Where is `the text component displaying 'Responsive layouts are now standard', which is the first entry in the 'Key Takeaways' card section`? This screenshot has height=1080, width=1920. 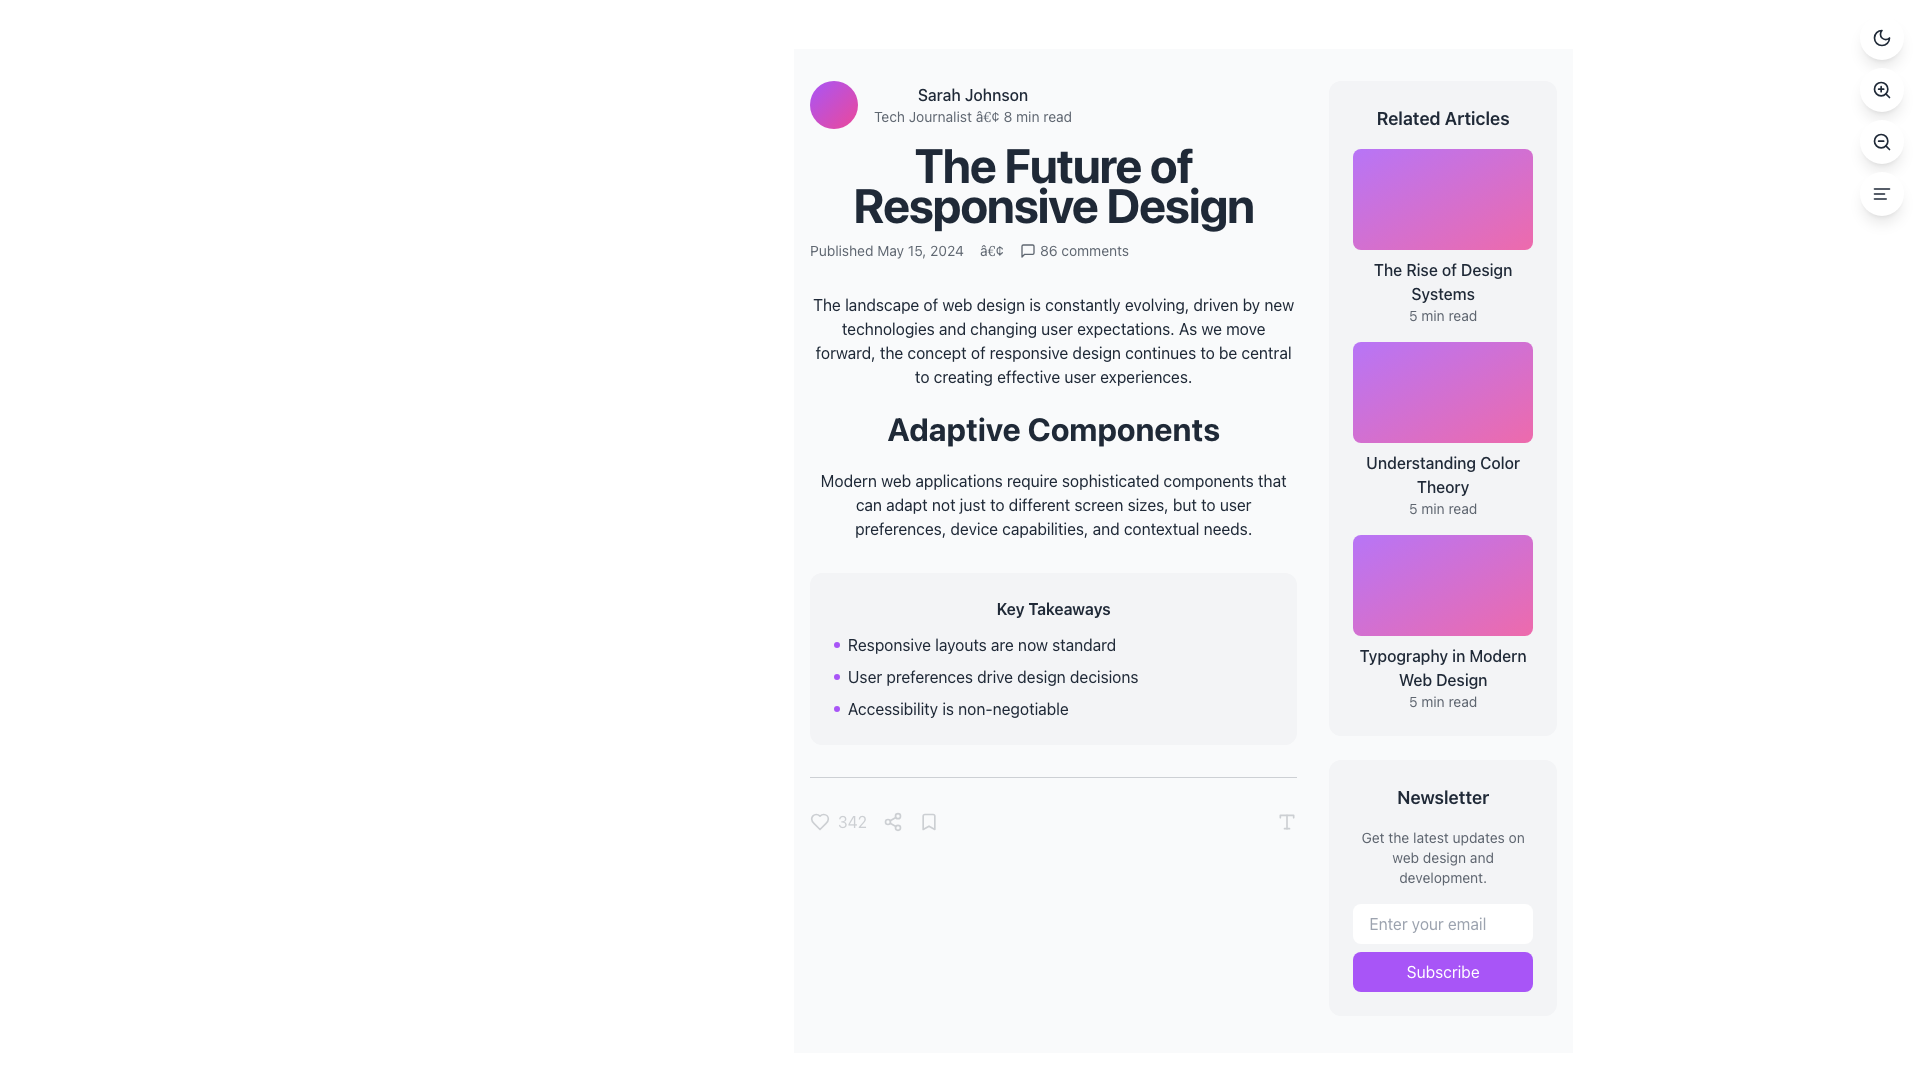
the text component displaying 'Responsive layouts are now standard', which is the first entry in the 'Key Takeaways' card section is located at coordinates (1052, 644).